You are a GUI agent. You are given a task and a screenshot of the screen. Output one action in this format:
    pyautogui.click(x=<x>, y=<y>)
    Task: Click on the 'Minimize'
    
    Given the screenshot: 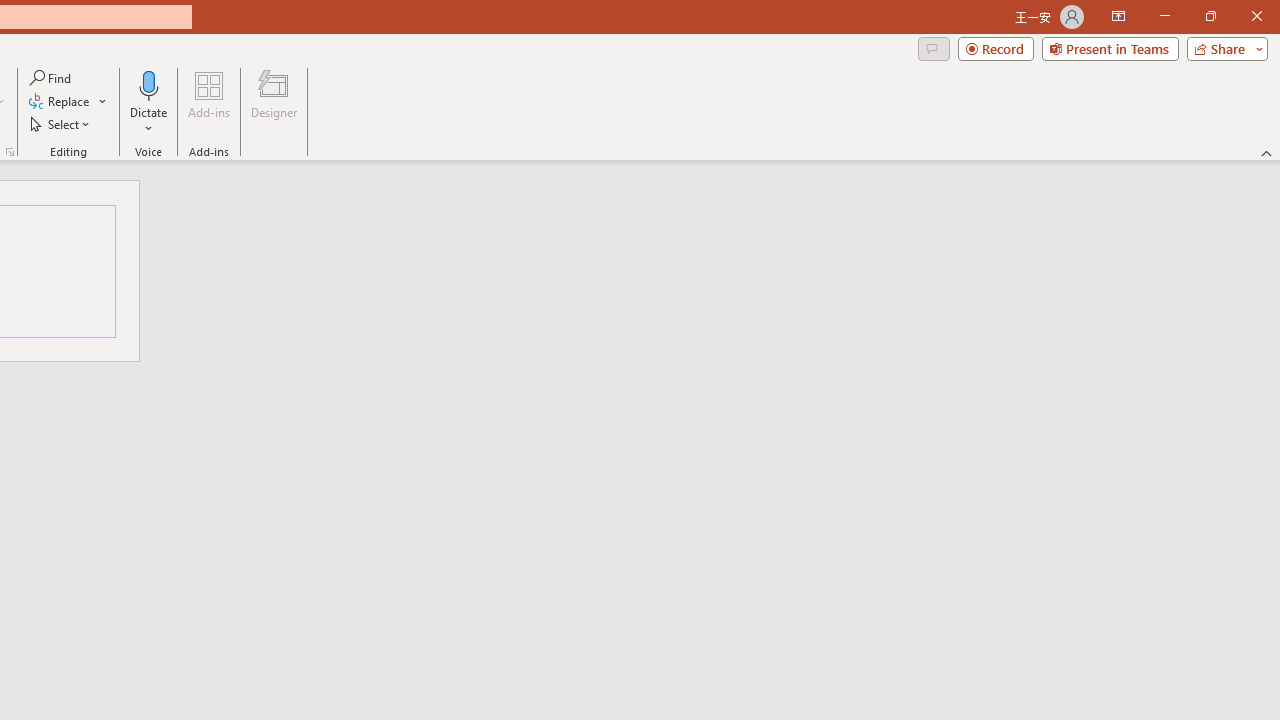 What is the action you would take?
    pyautogui.click(x=1164, y=16)
    